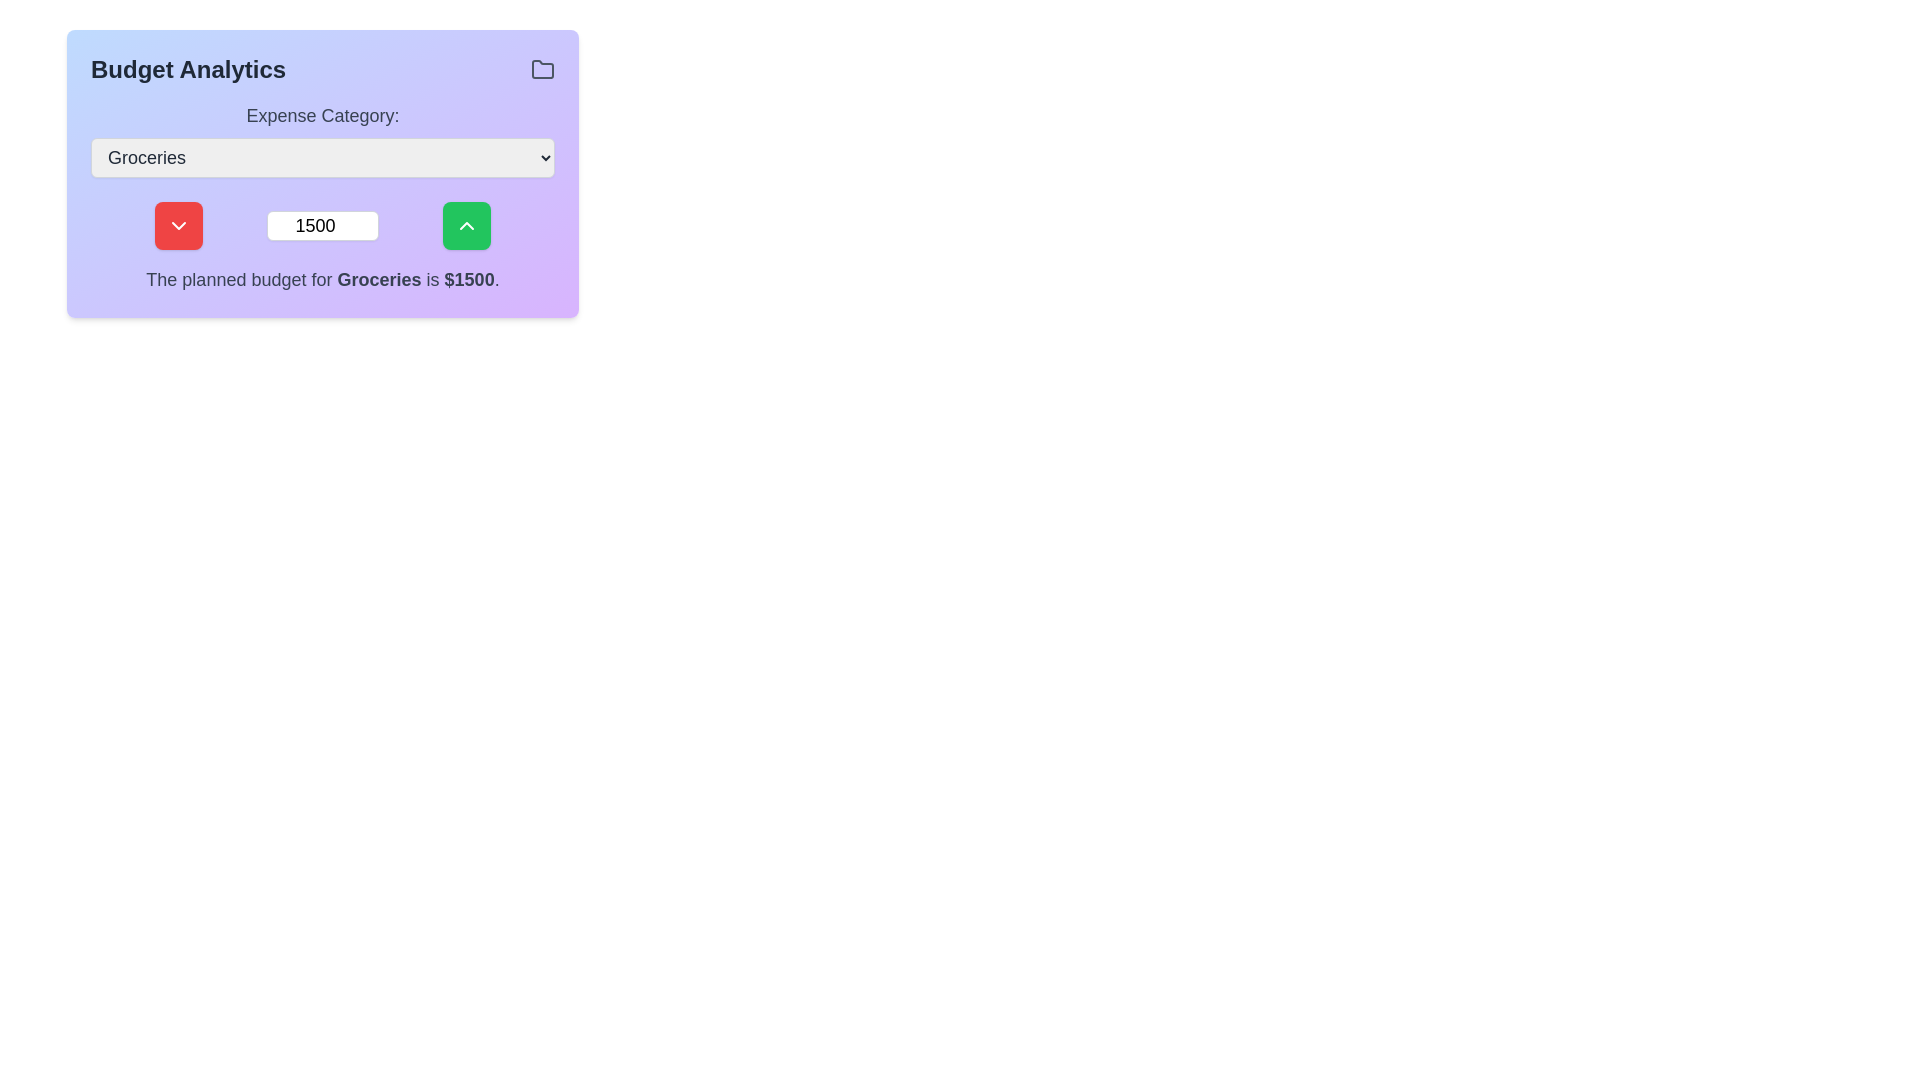  What do you see at coordinates (322, 68) in the screenshot?
I see `the folder icon on the header bar of the 'Budget Analytics' section for context` at bounding box center [322, 68].